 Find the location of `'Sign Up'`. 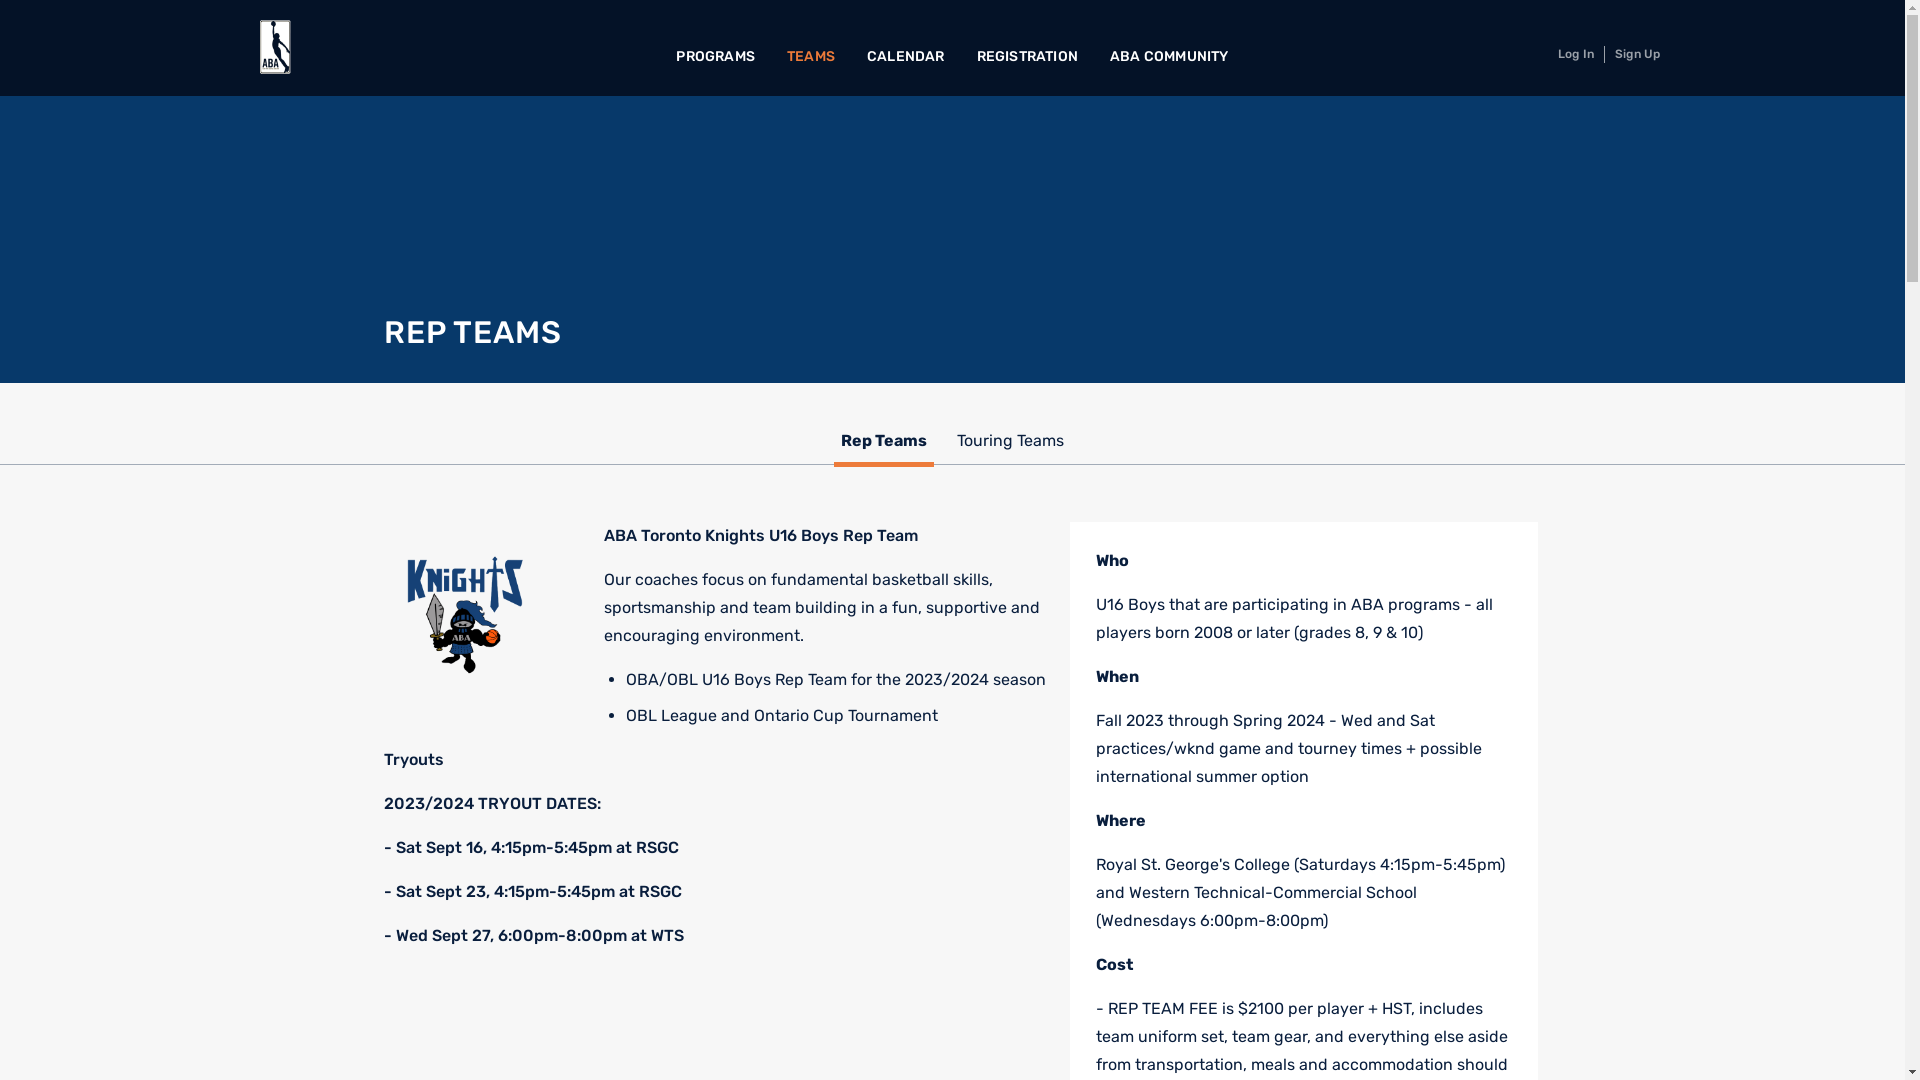

'Sign Up' is located at coordinates (1637, 53).